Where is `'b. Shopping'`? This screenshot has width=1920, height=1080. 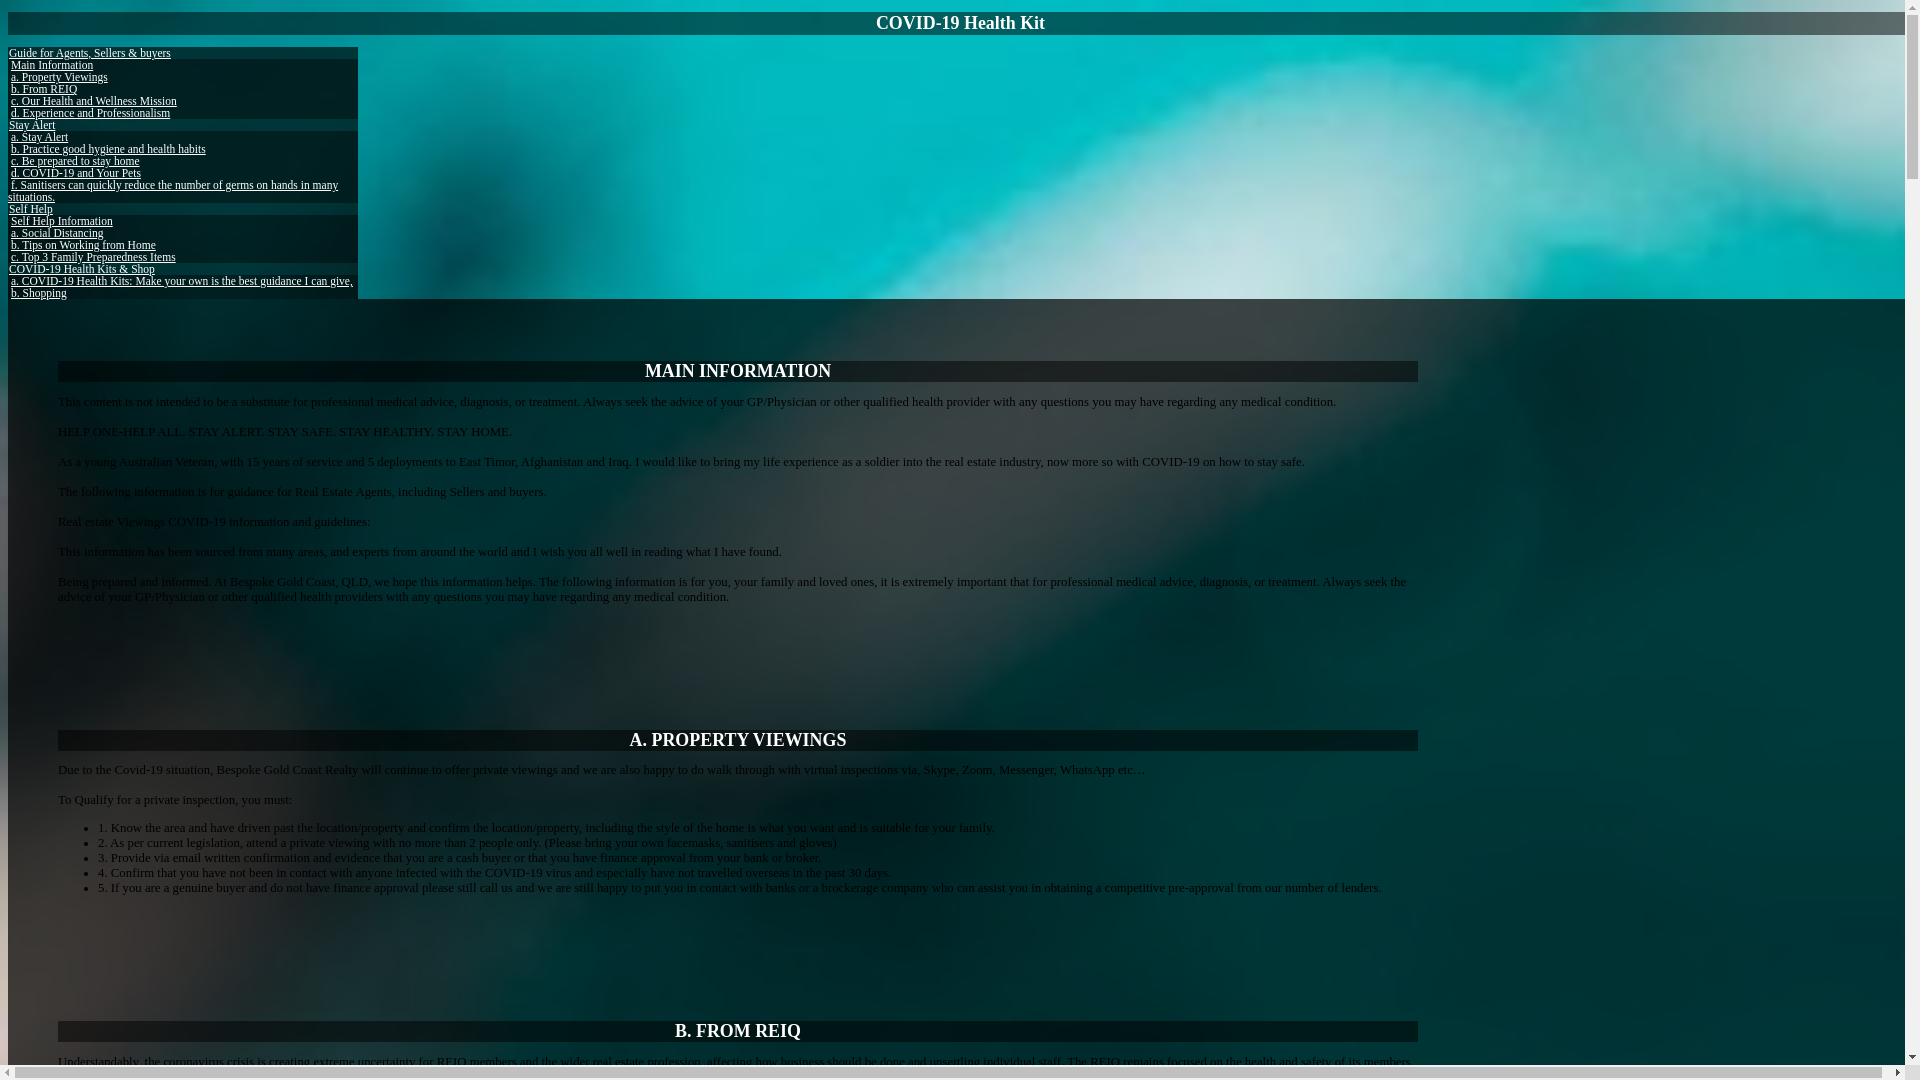 'b. Shopping' is located at coordinates (38, 293).